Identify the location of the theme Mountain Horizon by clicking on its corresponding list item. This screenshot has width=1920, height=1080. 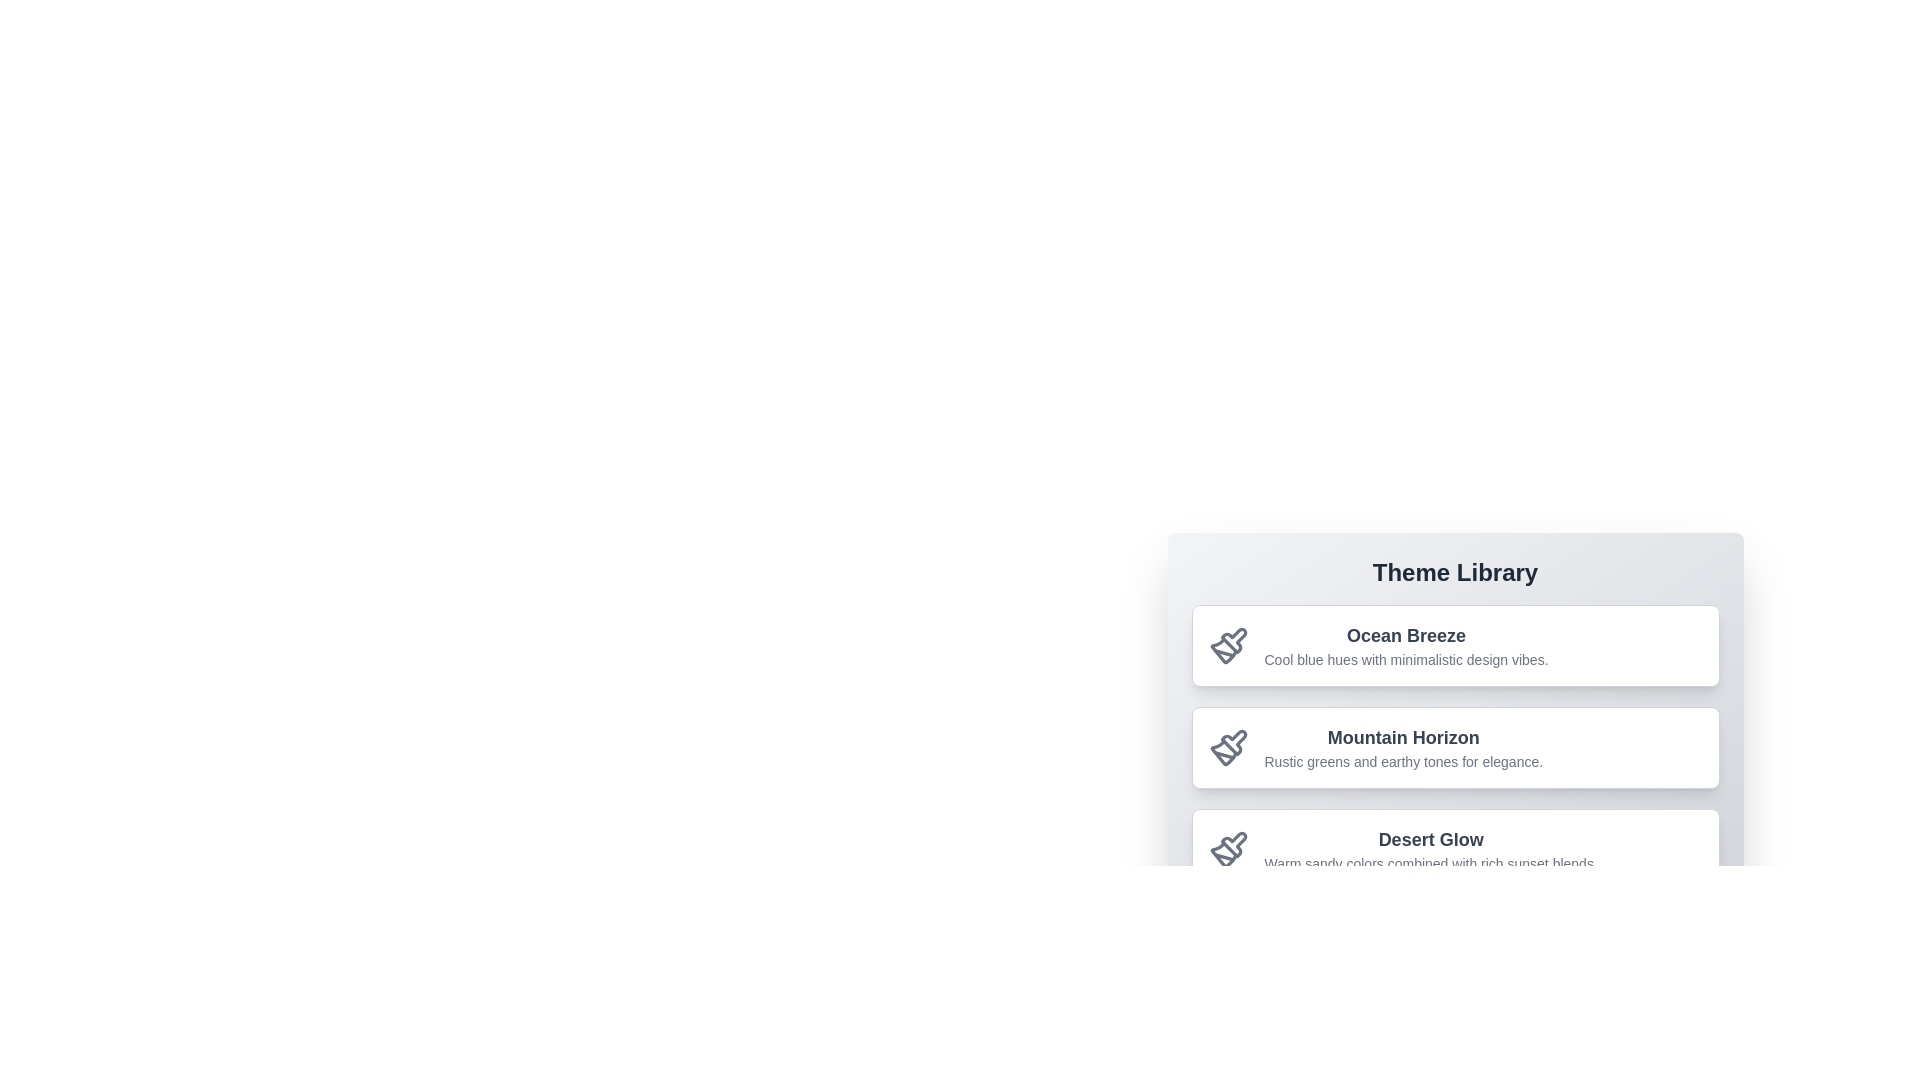
(1455, 748).